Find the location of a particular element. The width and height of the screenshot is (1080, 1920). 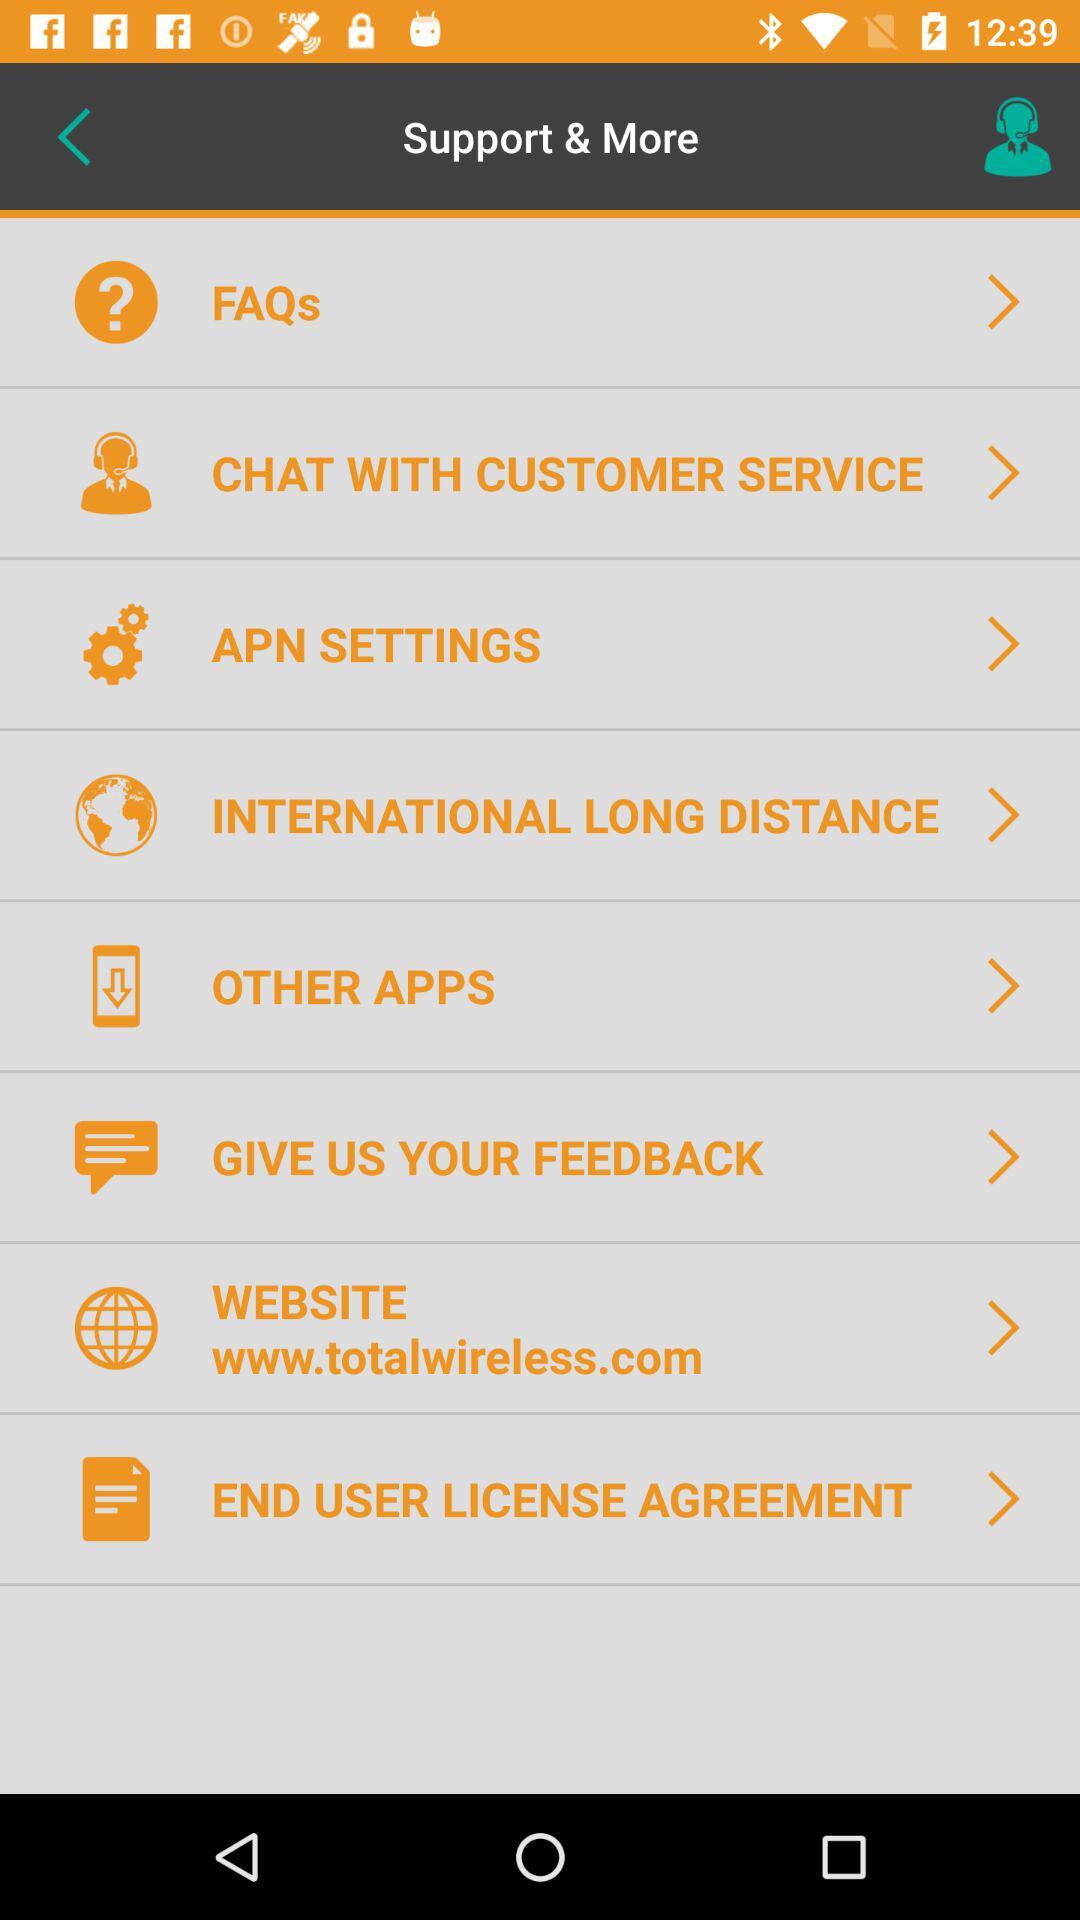

item to the left of support & more is located at coordinates (72, 135).